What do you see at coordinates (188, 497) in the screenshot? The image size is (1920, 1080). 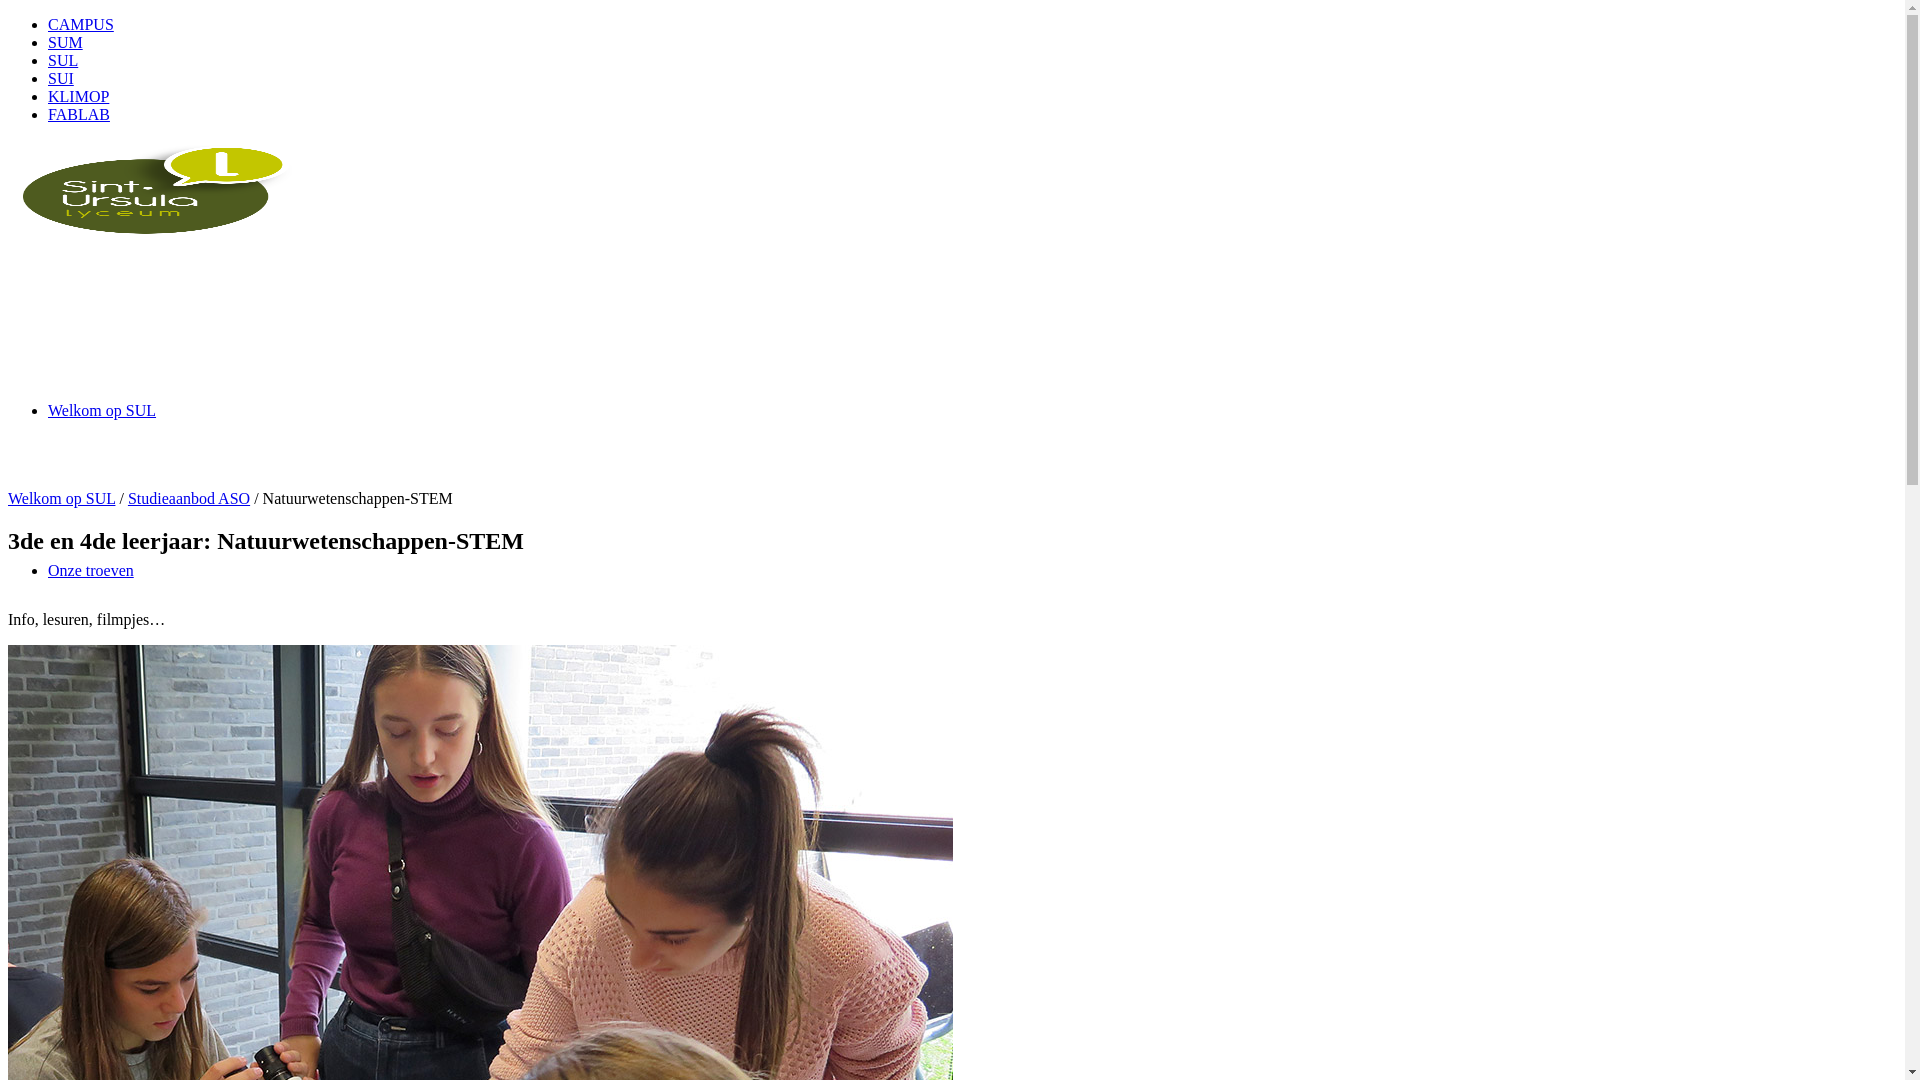 I see `'Studieaanbod ASO'` at bounding box center [188, 497].